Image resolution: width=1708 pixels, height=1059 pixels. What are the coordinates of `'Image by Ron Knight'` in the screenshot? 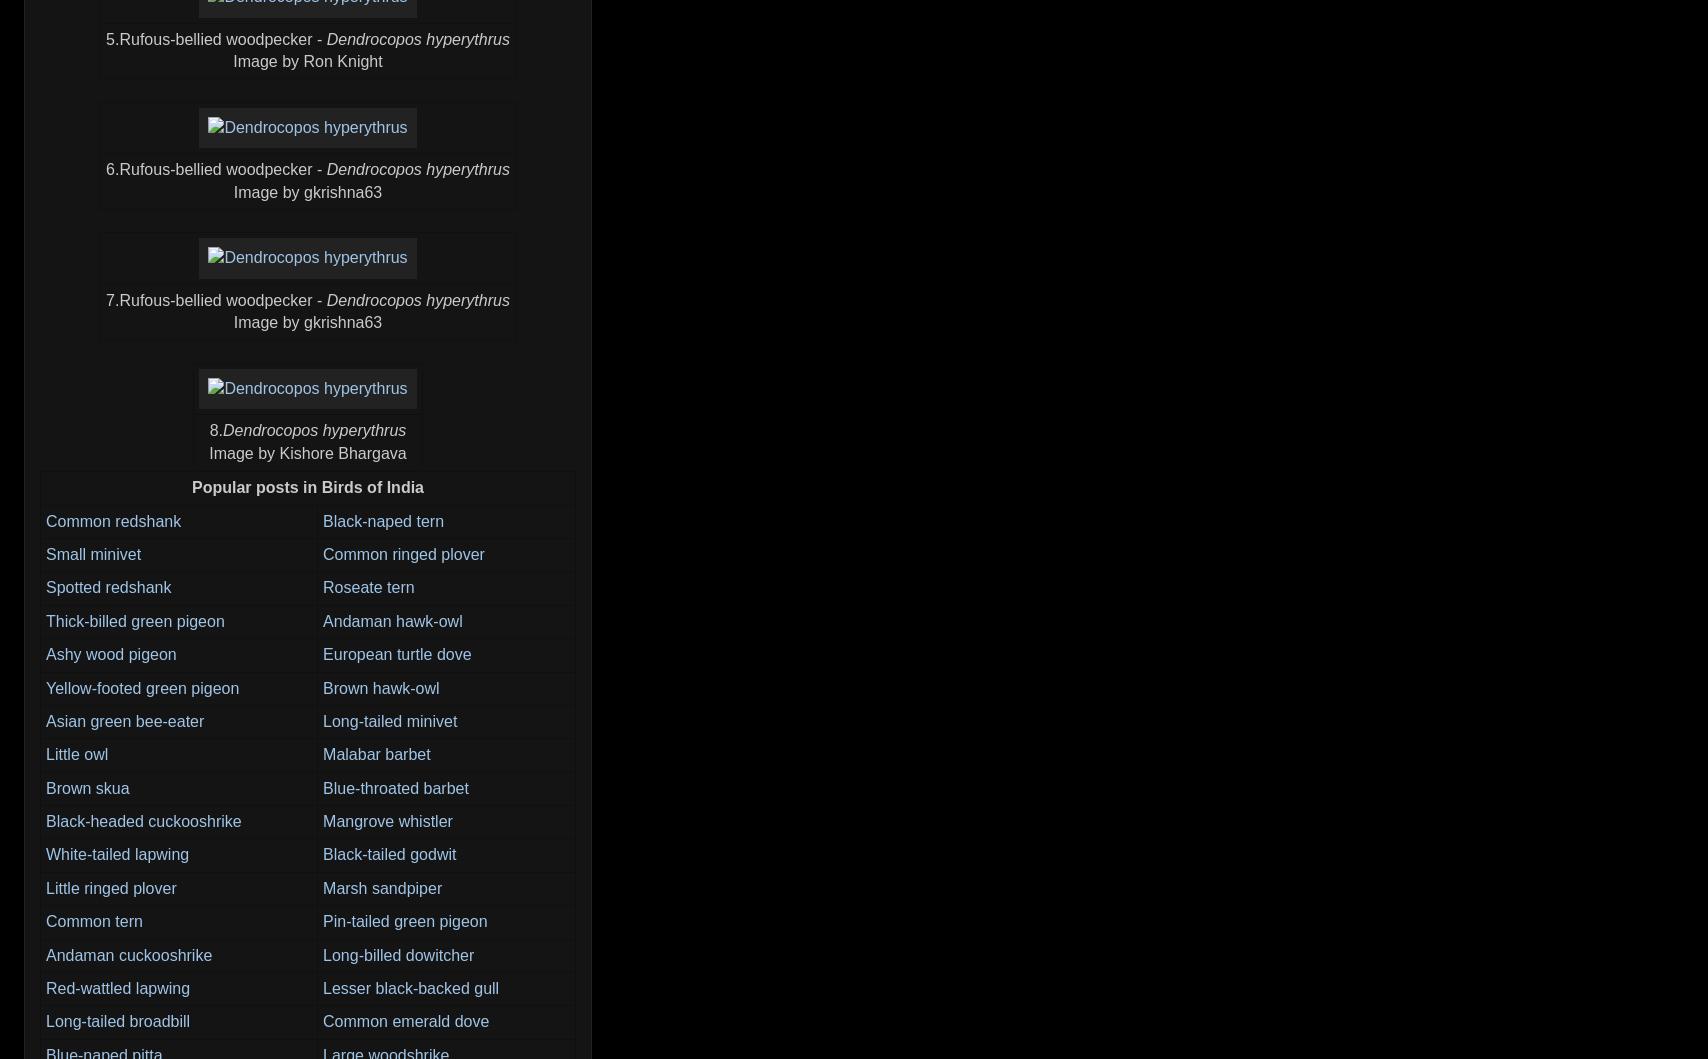 It's located at (232, 61).